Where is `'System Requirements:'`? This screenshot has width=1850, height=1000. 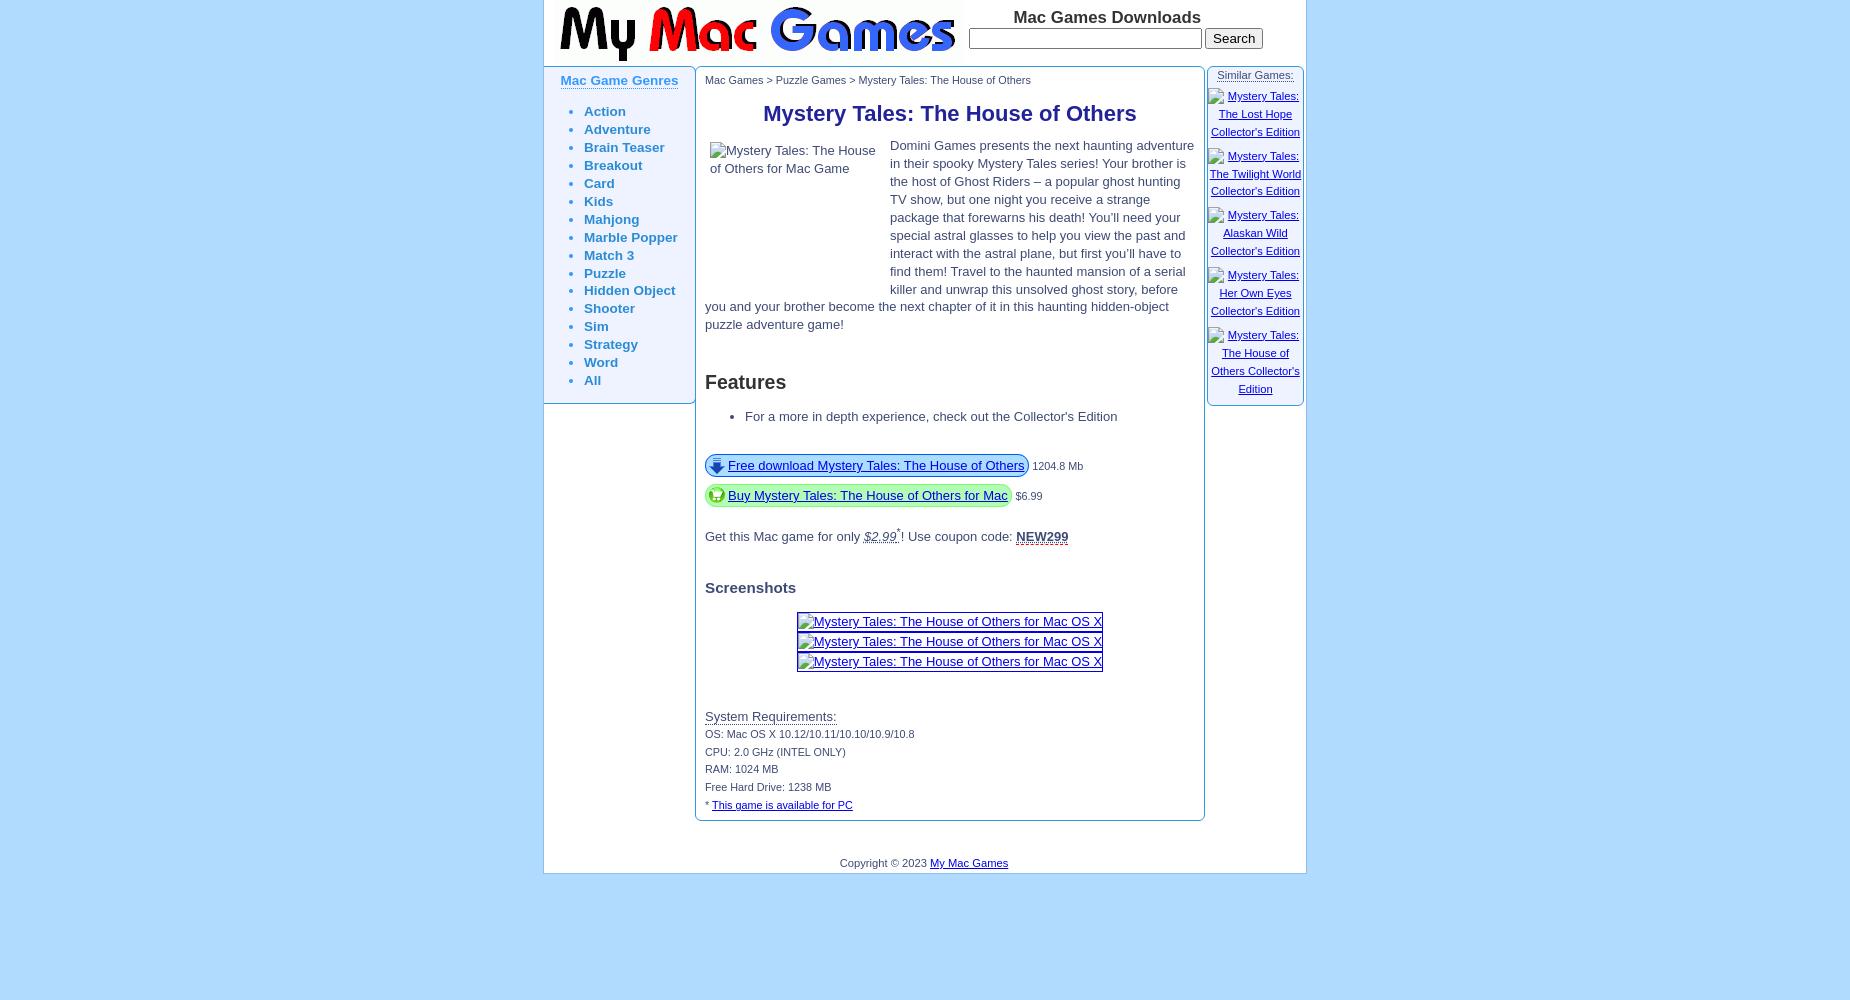 'System Requirements:' is located at coordinates (770, 714).